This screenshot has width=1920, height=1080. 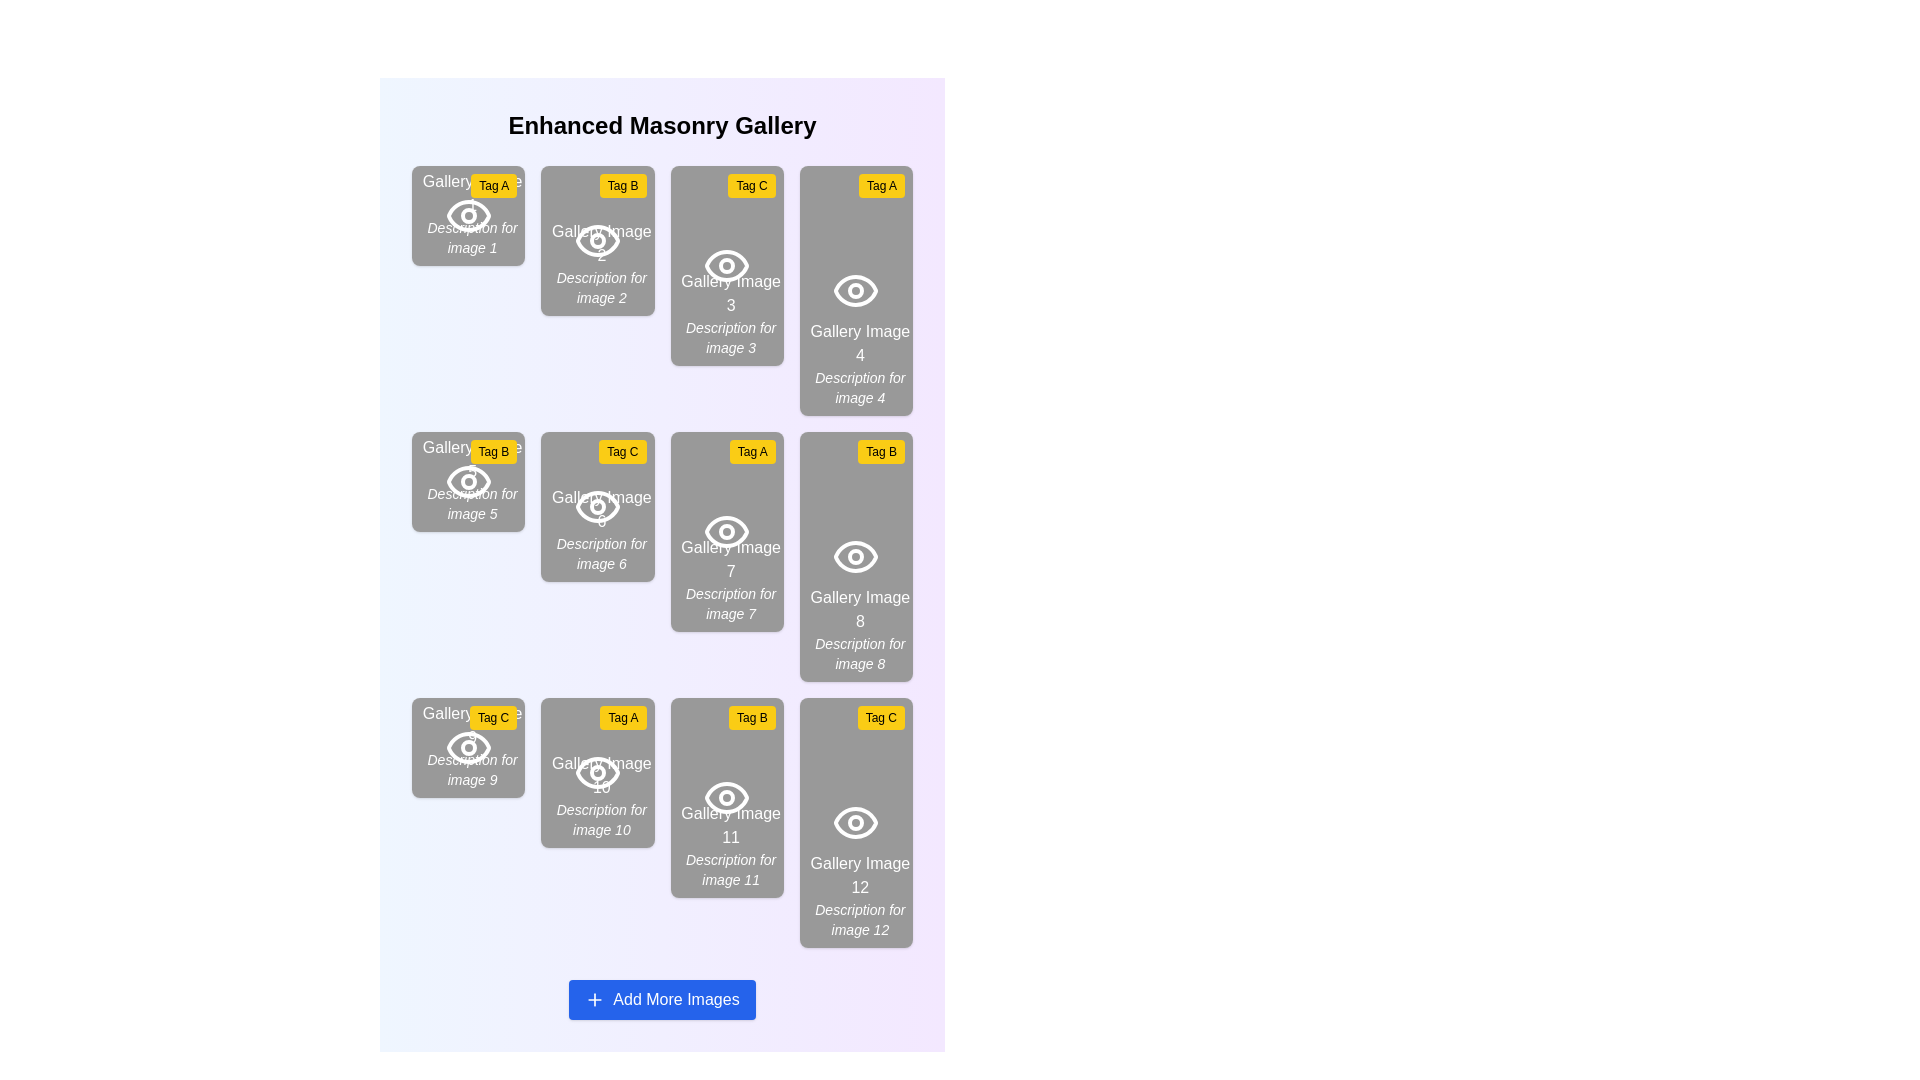 What do you see at coordinates (494, 185) in the screenshot?
I see `the Tag or Label in the top-right corner of the card containing 'Gallery Image 1' and 'Description for image 1' for easy identification or filtering` at bounding box center [494, 185].